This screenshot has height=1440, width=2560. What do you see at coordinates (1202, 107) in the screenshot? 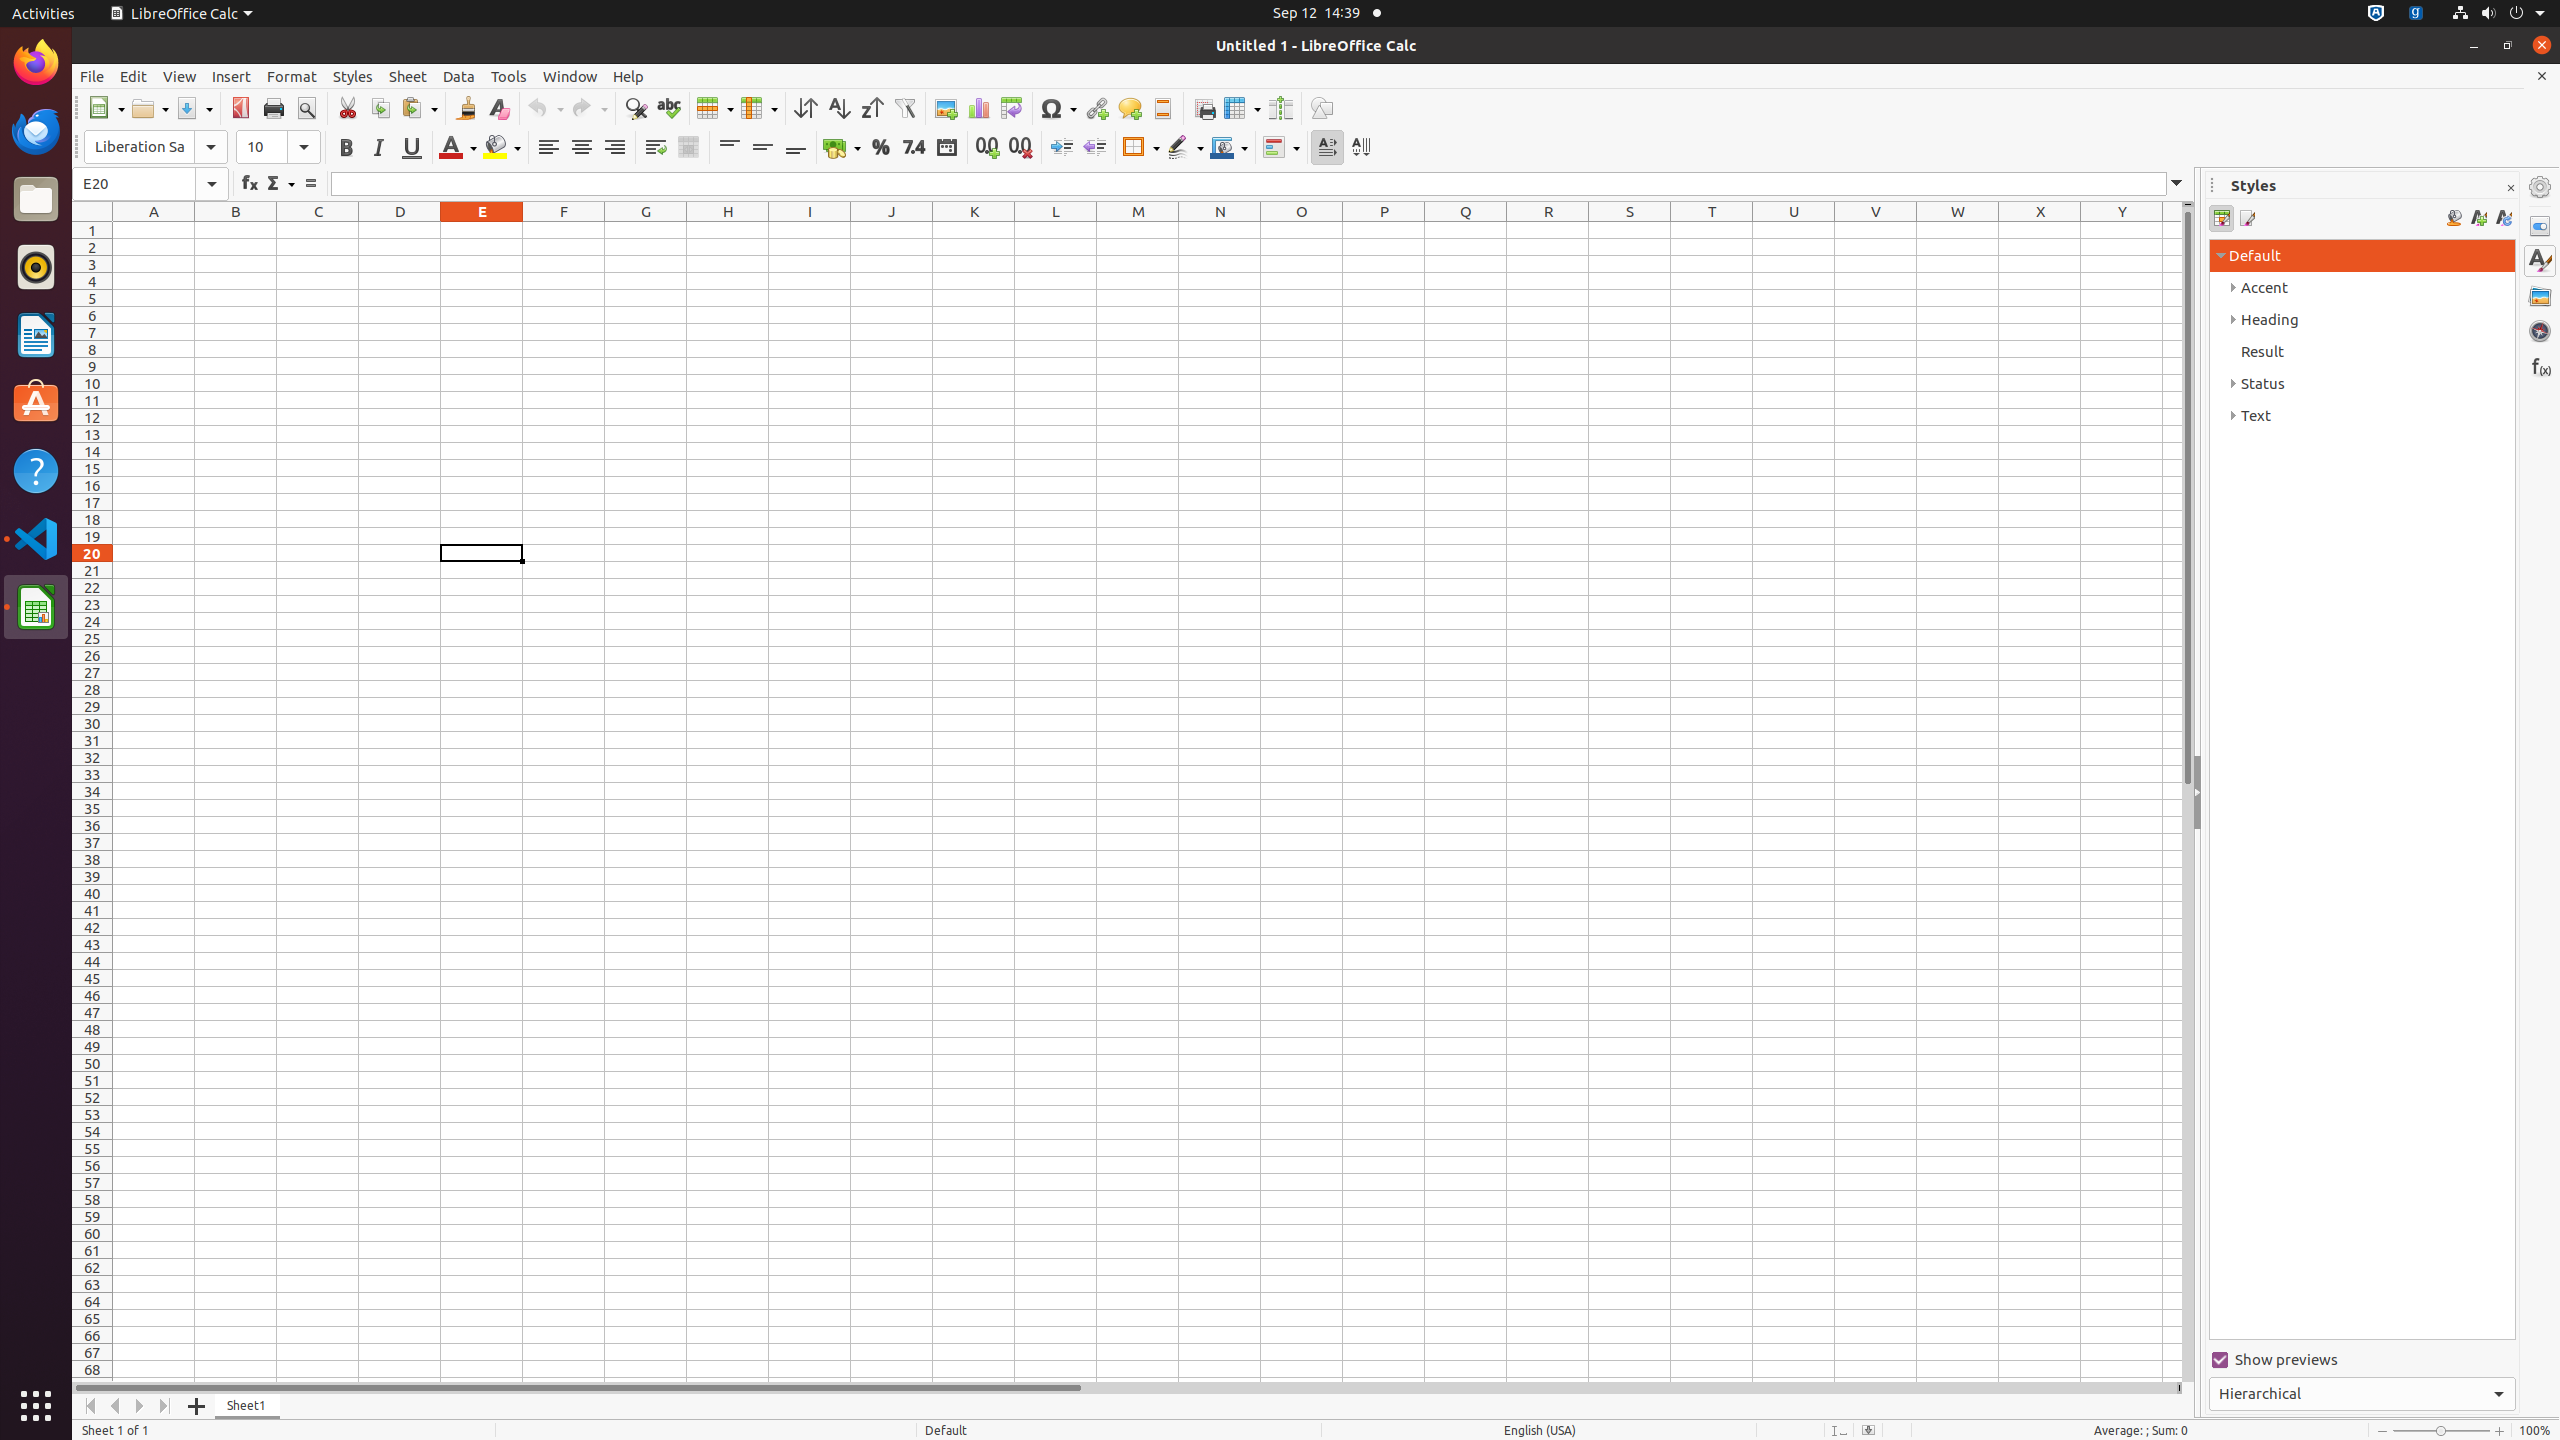
I see `'Print Area'` at bounding box center [1202, 107].